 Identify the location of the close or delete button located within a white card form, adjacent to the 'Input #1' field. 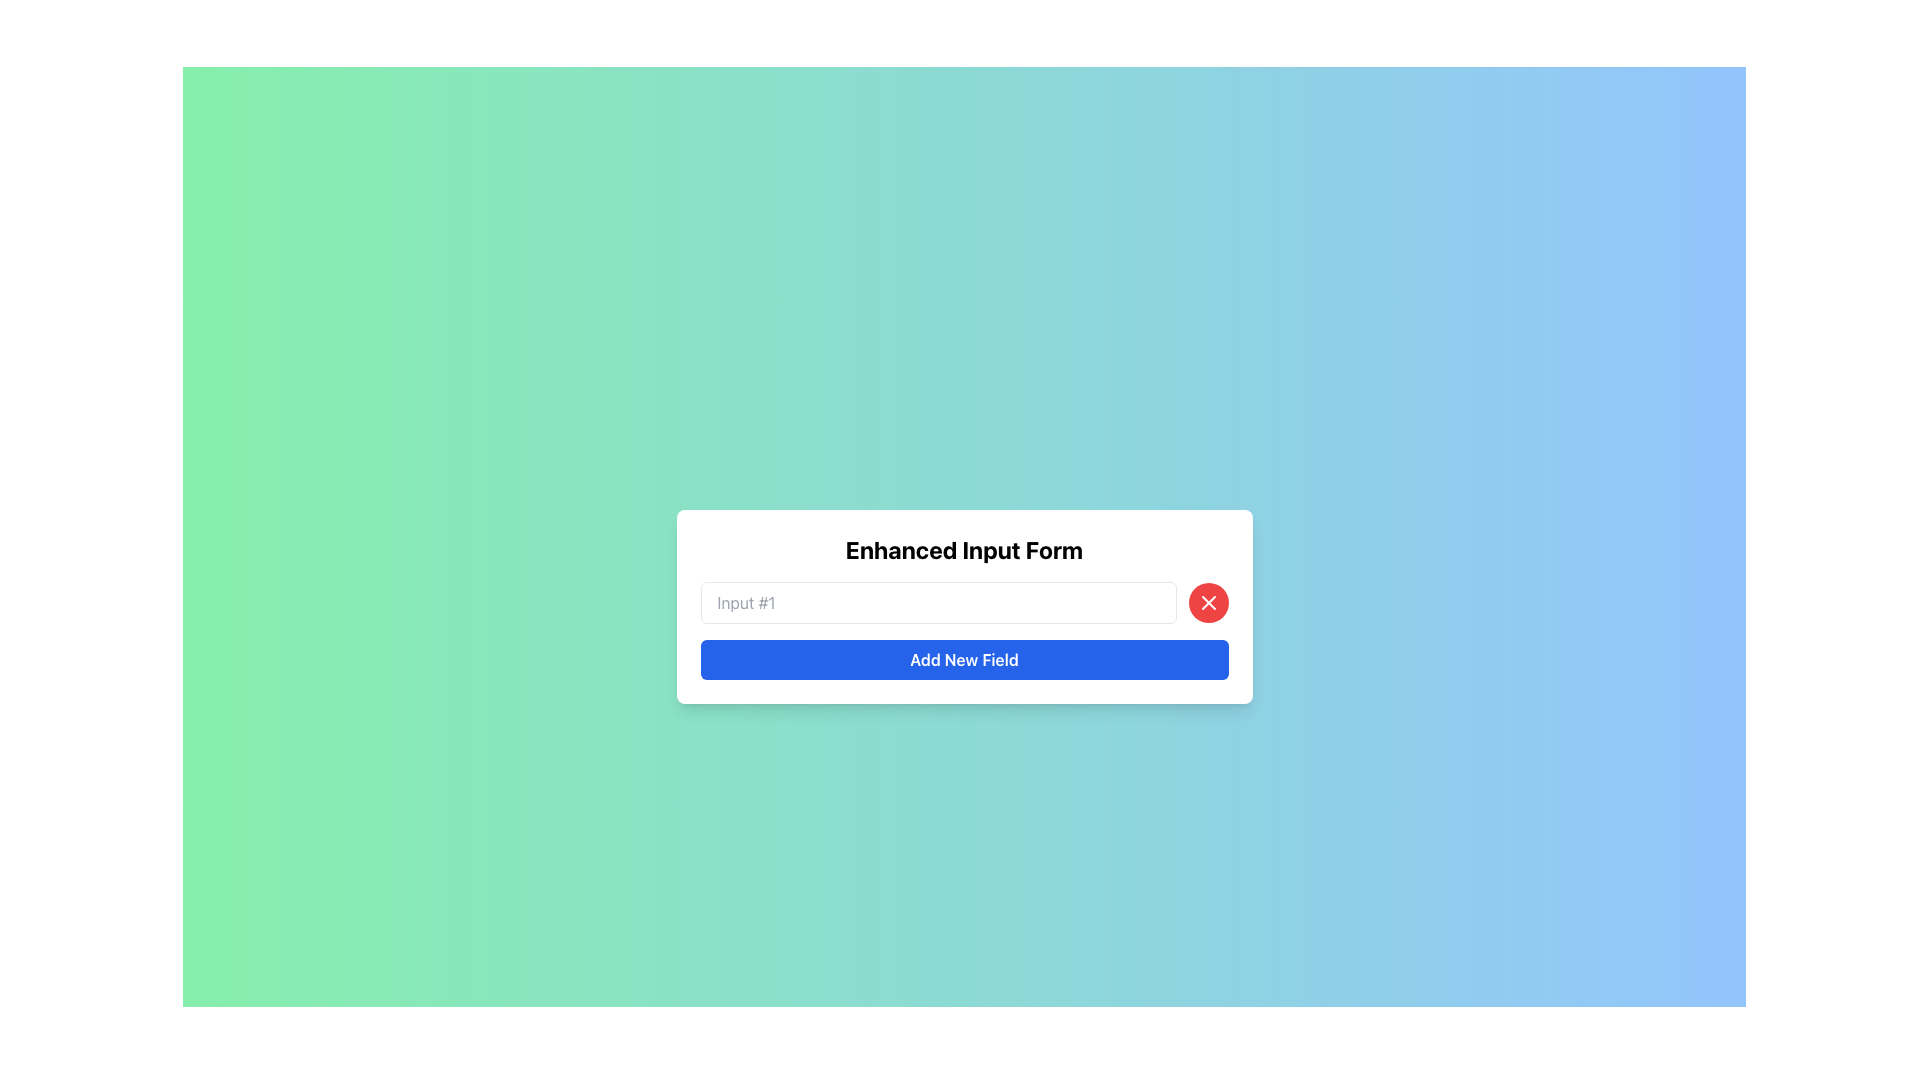
(1207, 601).